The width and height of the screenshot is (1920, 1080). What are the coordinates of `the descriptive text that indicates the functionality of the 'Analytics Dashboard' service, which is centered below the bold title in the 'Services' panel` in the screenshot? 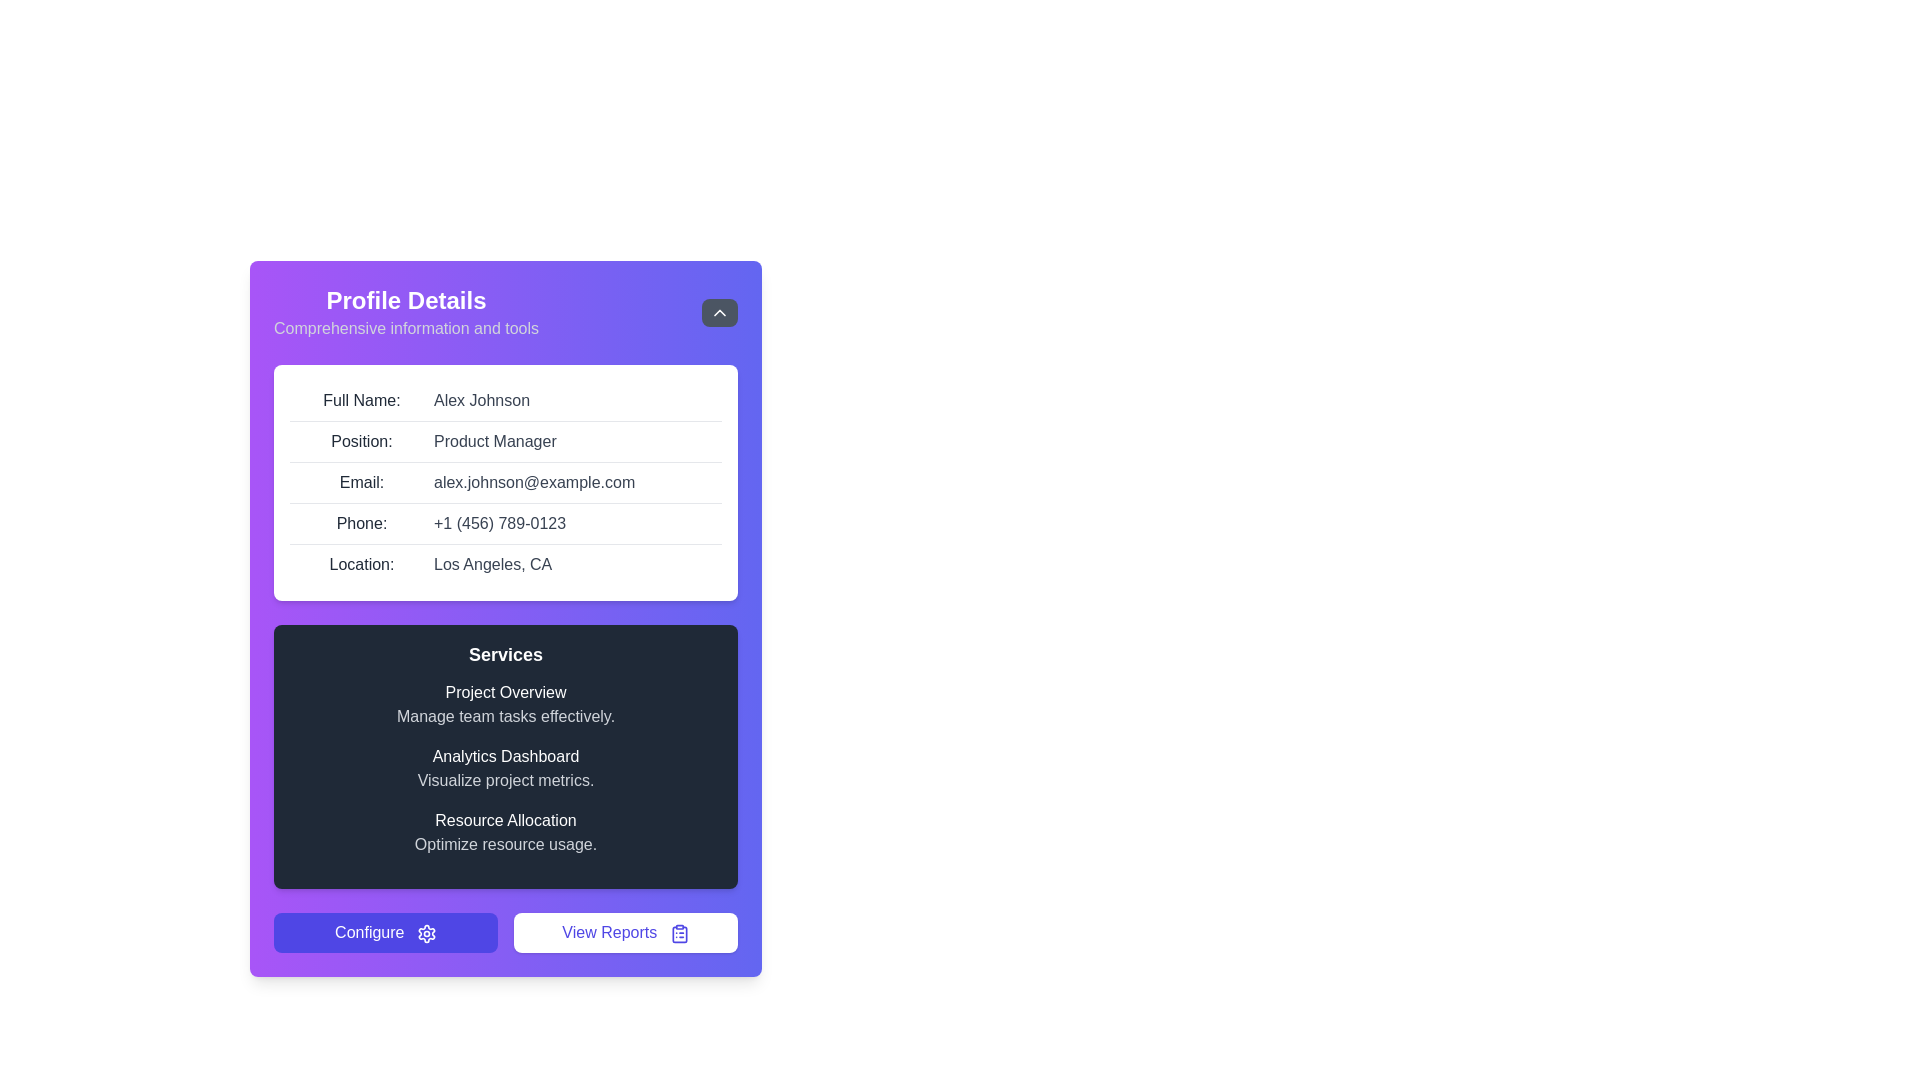 It's located at (505, 779).